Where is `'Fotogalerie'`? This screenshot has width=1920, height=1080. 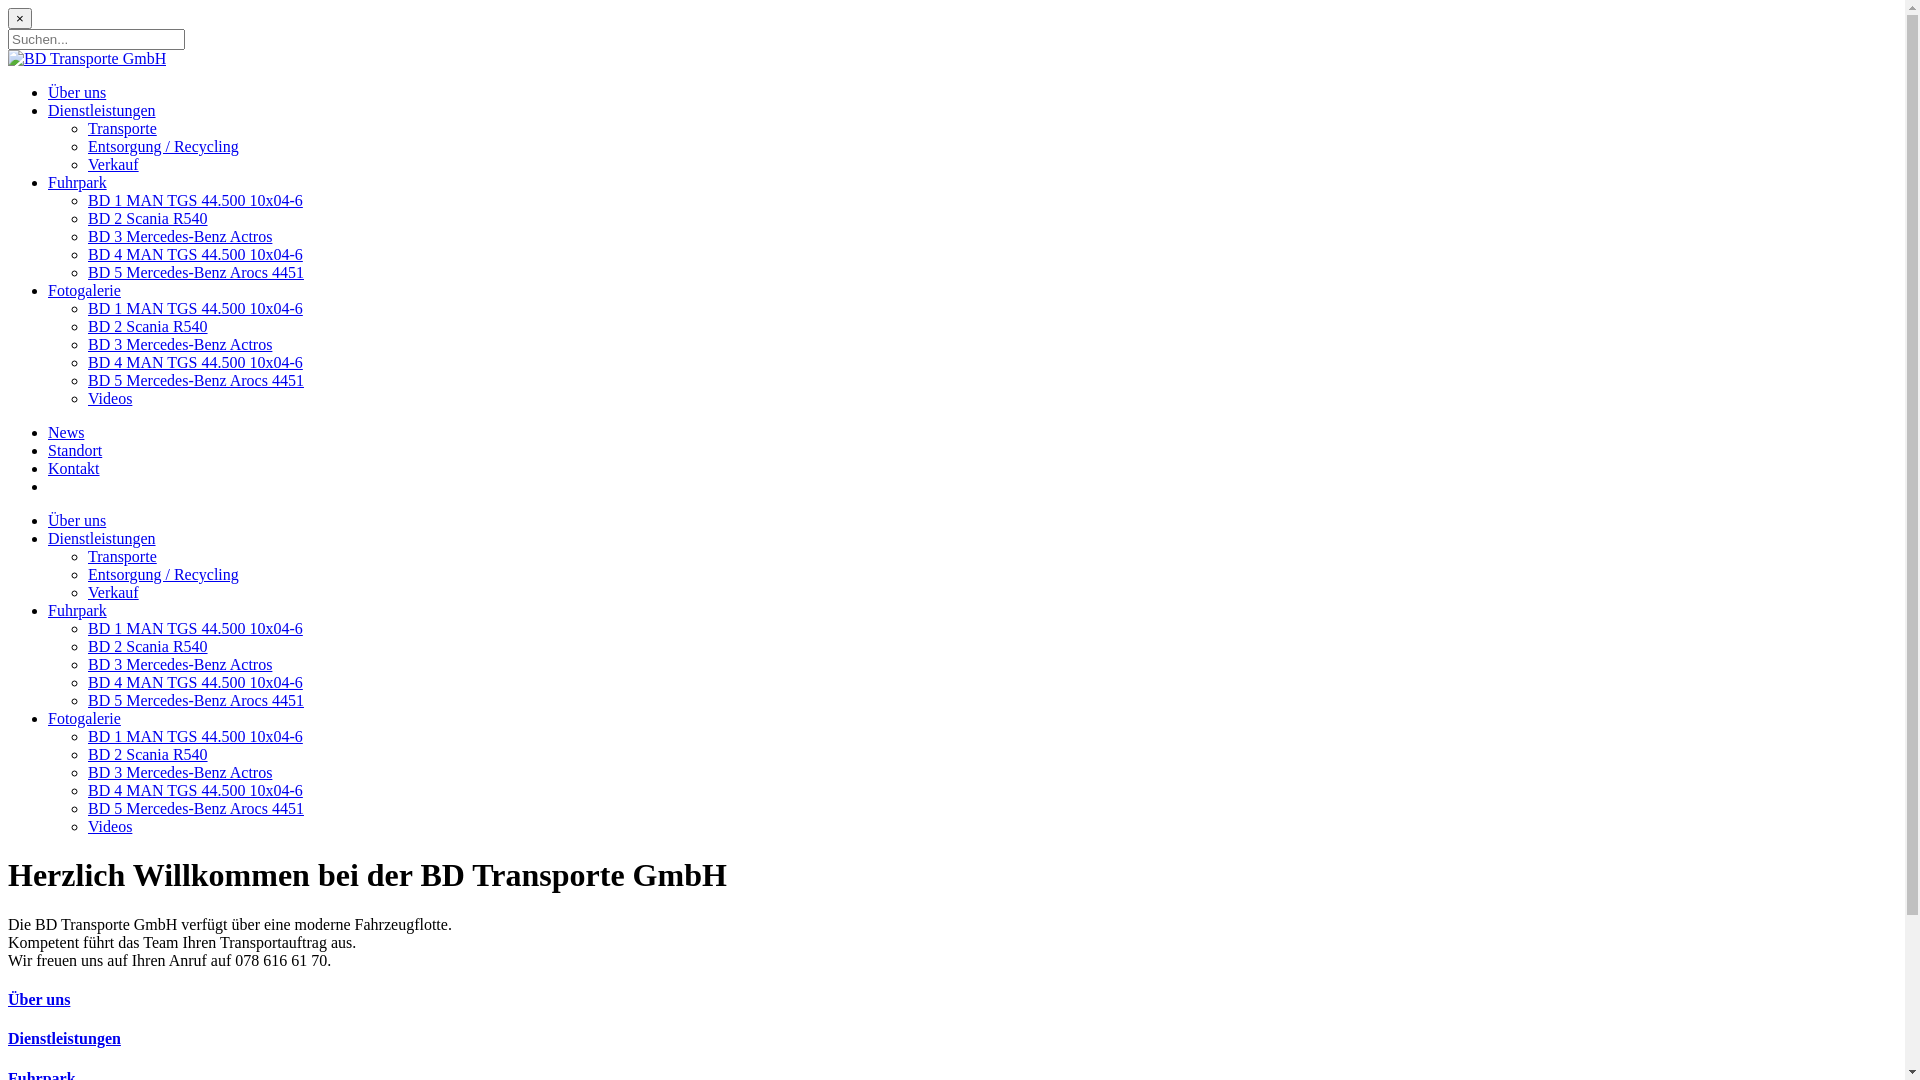
'Fotogalerie' is located at coordinates (83, 717).